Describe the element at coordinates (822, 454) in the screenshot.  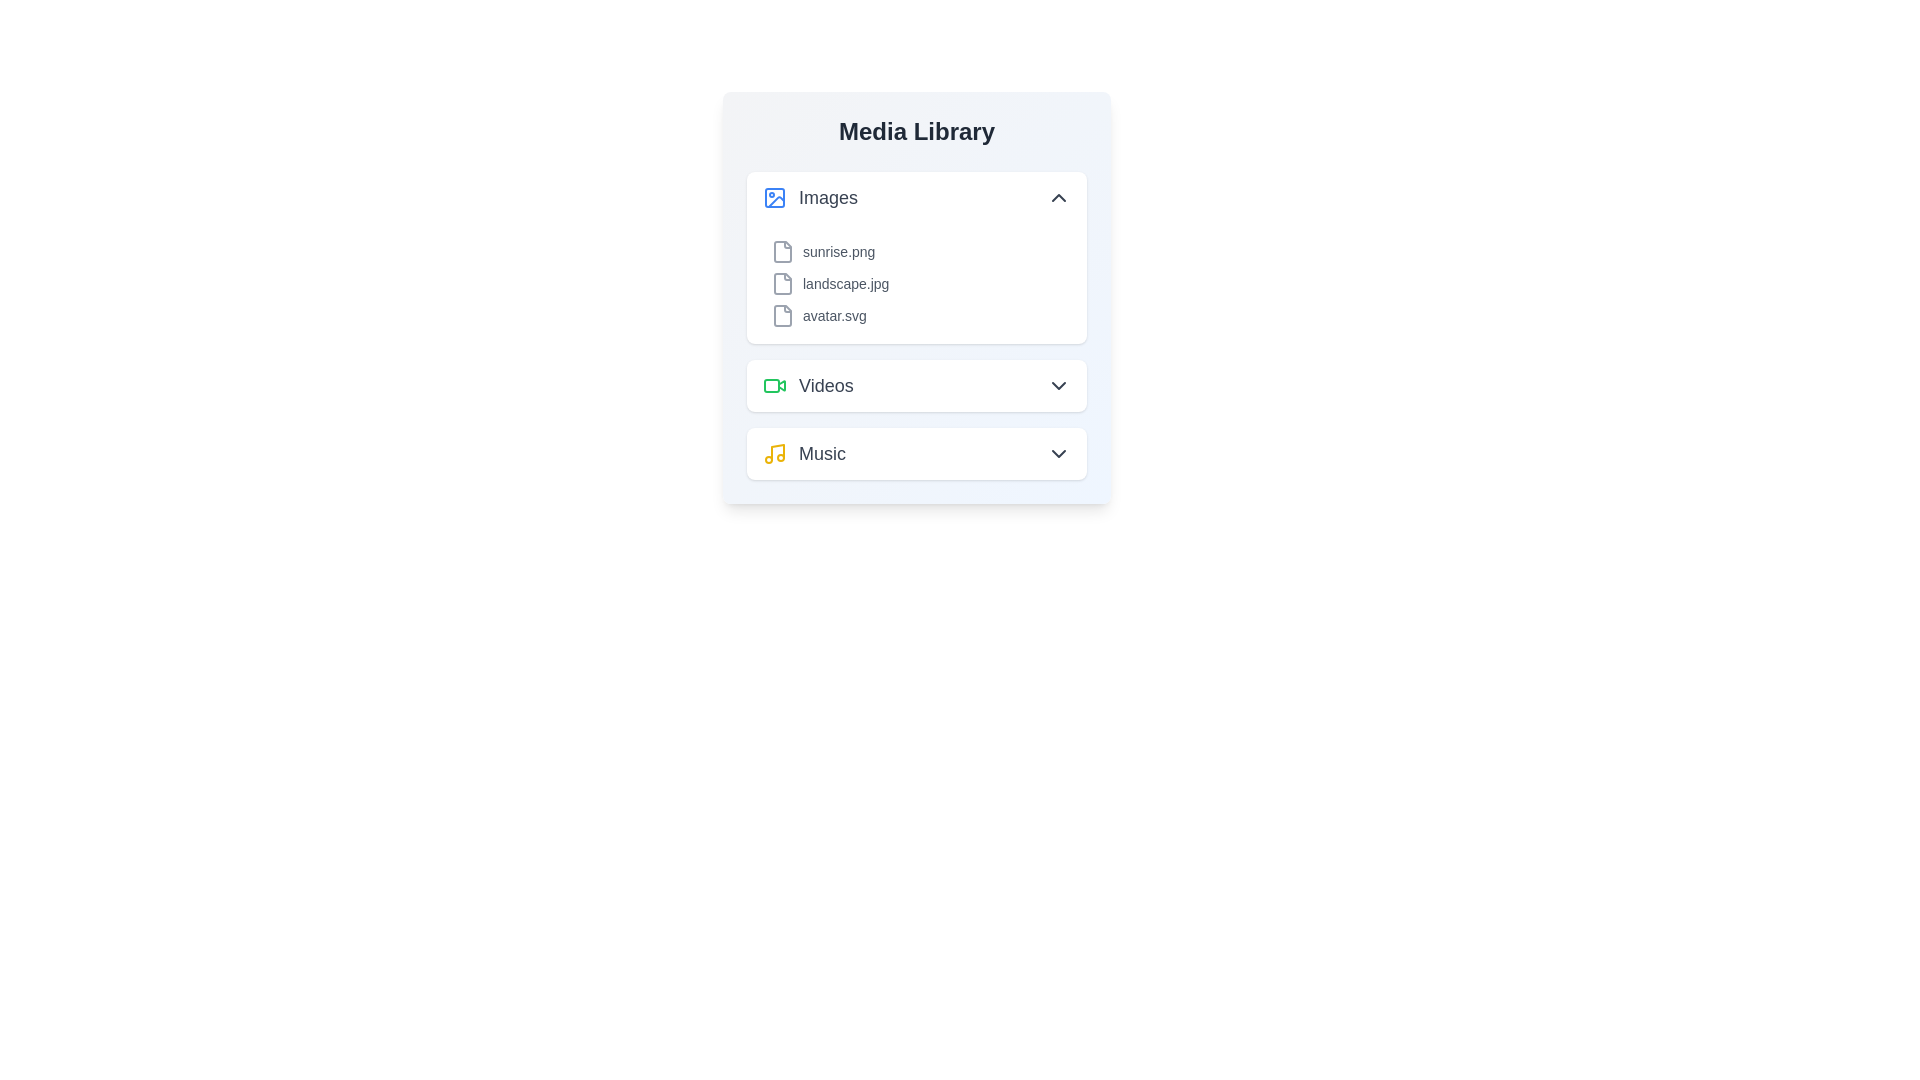
I see `the 'Music' static text label, which is styled with a medium font weight and large size, located next to a yellow music note icon` at that location.